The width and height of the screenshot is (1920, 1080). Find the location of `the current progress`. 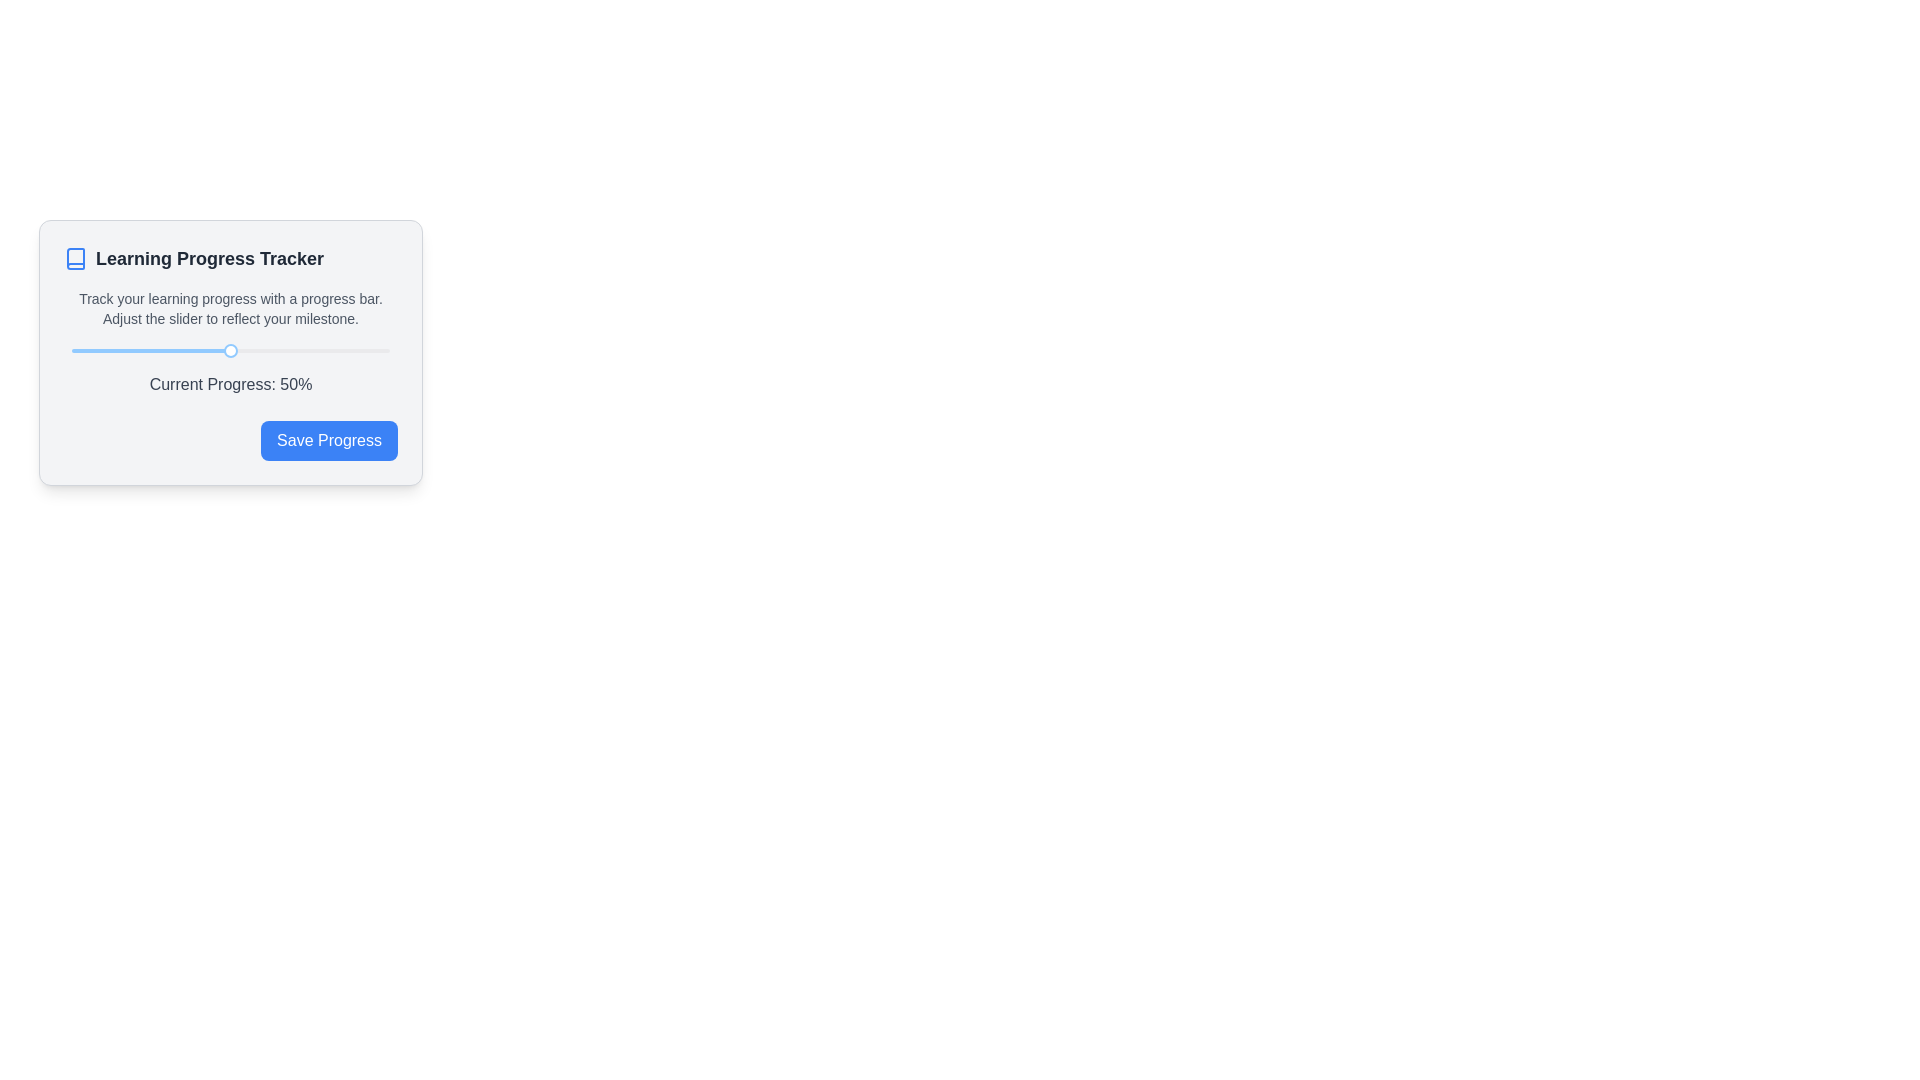

the current progress is located at coordinates (323, 350).